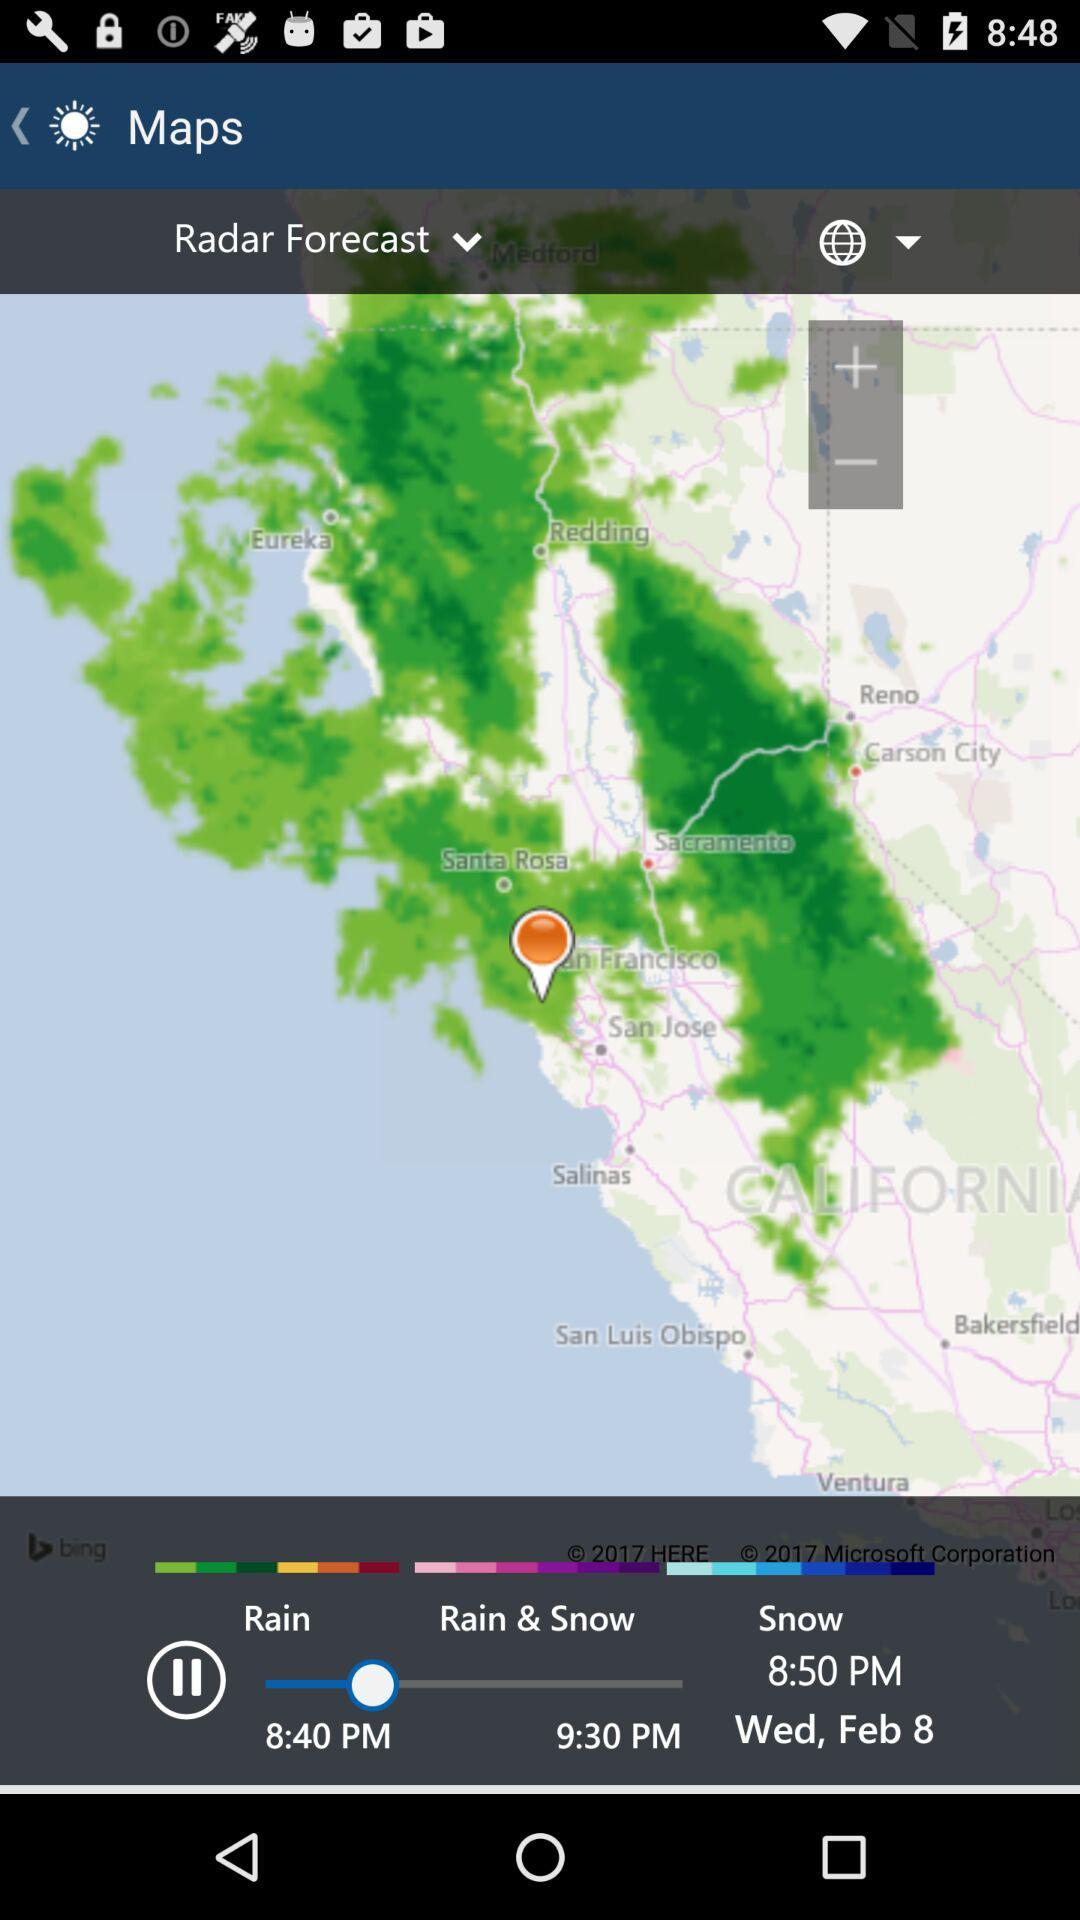 The image size is (1080, 1920). Describe the element at coordinates (540, 991) in the screenshot. I see `forecast panel` at that location.